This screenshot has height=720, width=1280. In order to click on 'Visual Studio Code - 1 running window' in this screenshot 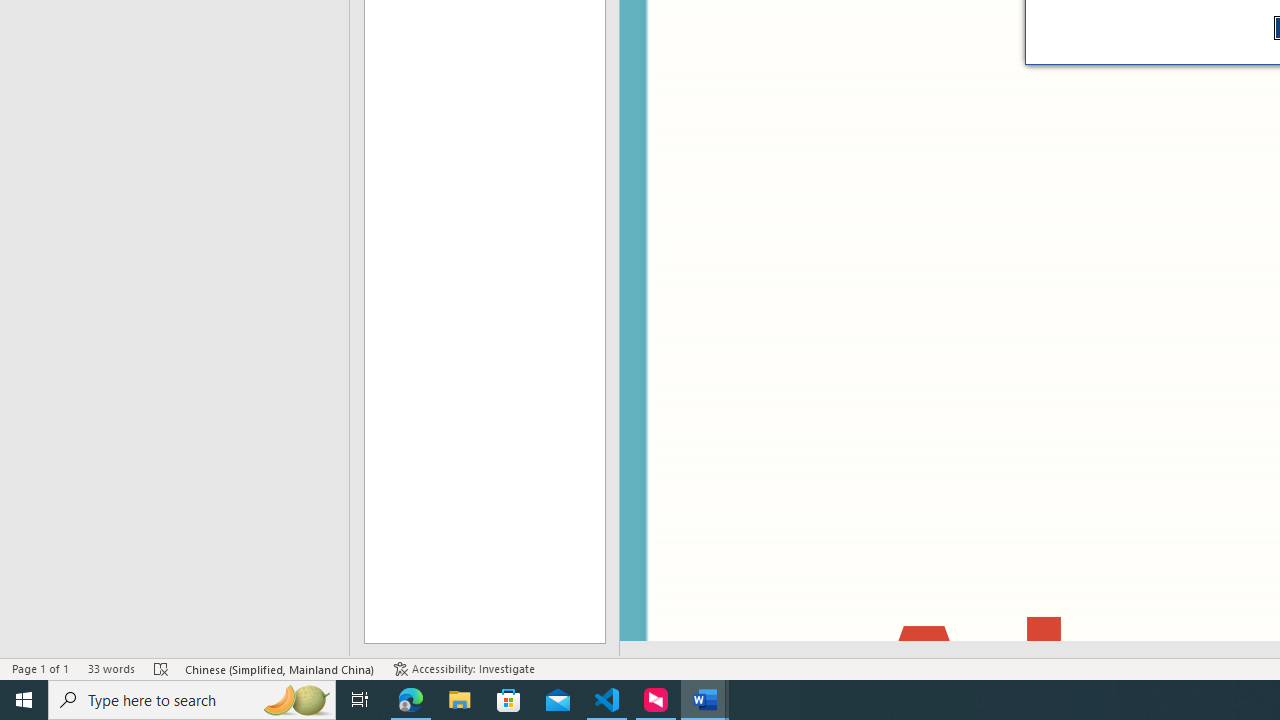, I will do `click(606, 698)`.